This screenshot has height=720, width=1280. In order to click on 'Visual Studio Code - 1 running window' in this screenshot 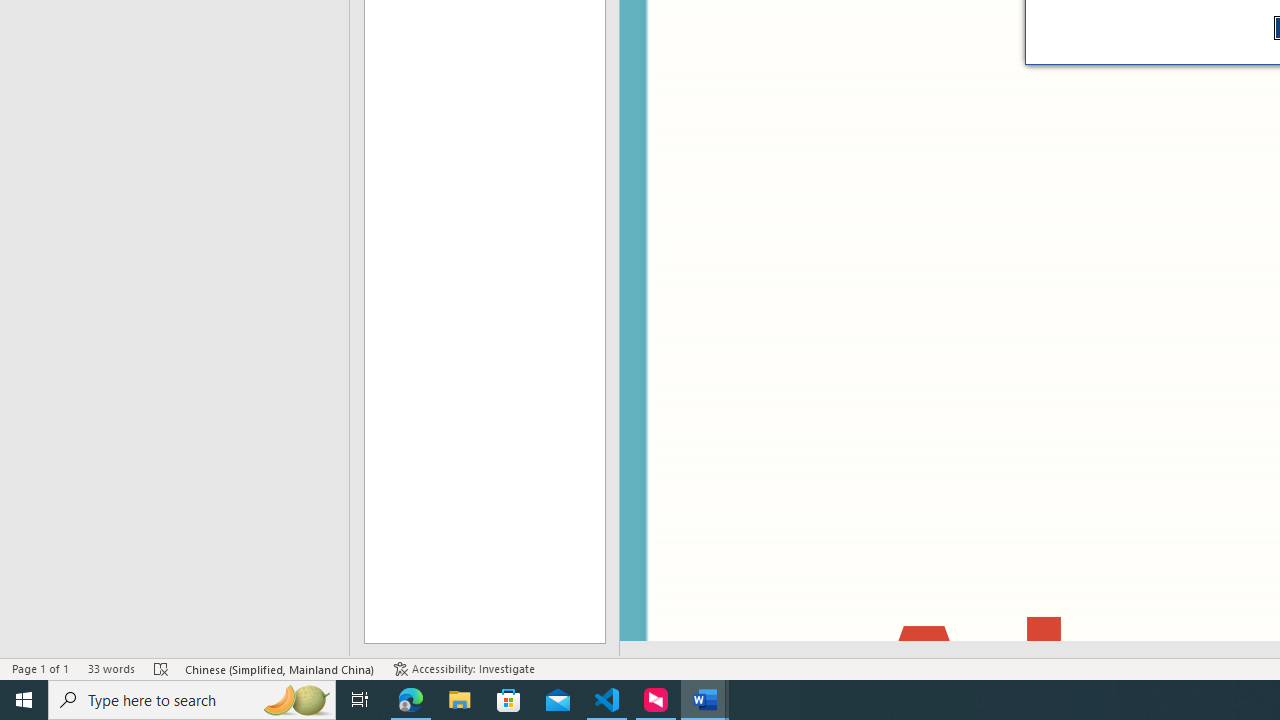, I will do `click(606, 698)`.